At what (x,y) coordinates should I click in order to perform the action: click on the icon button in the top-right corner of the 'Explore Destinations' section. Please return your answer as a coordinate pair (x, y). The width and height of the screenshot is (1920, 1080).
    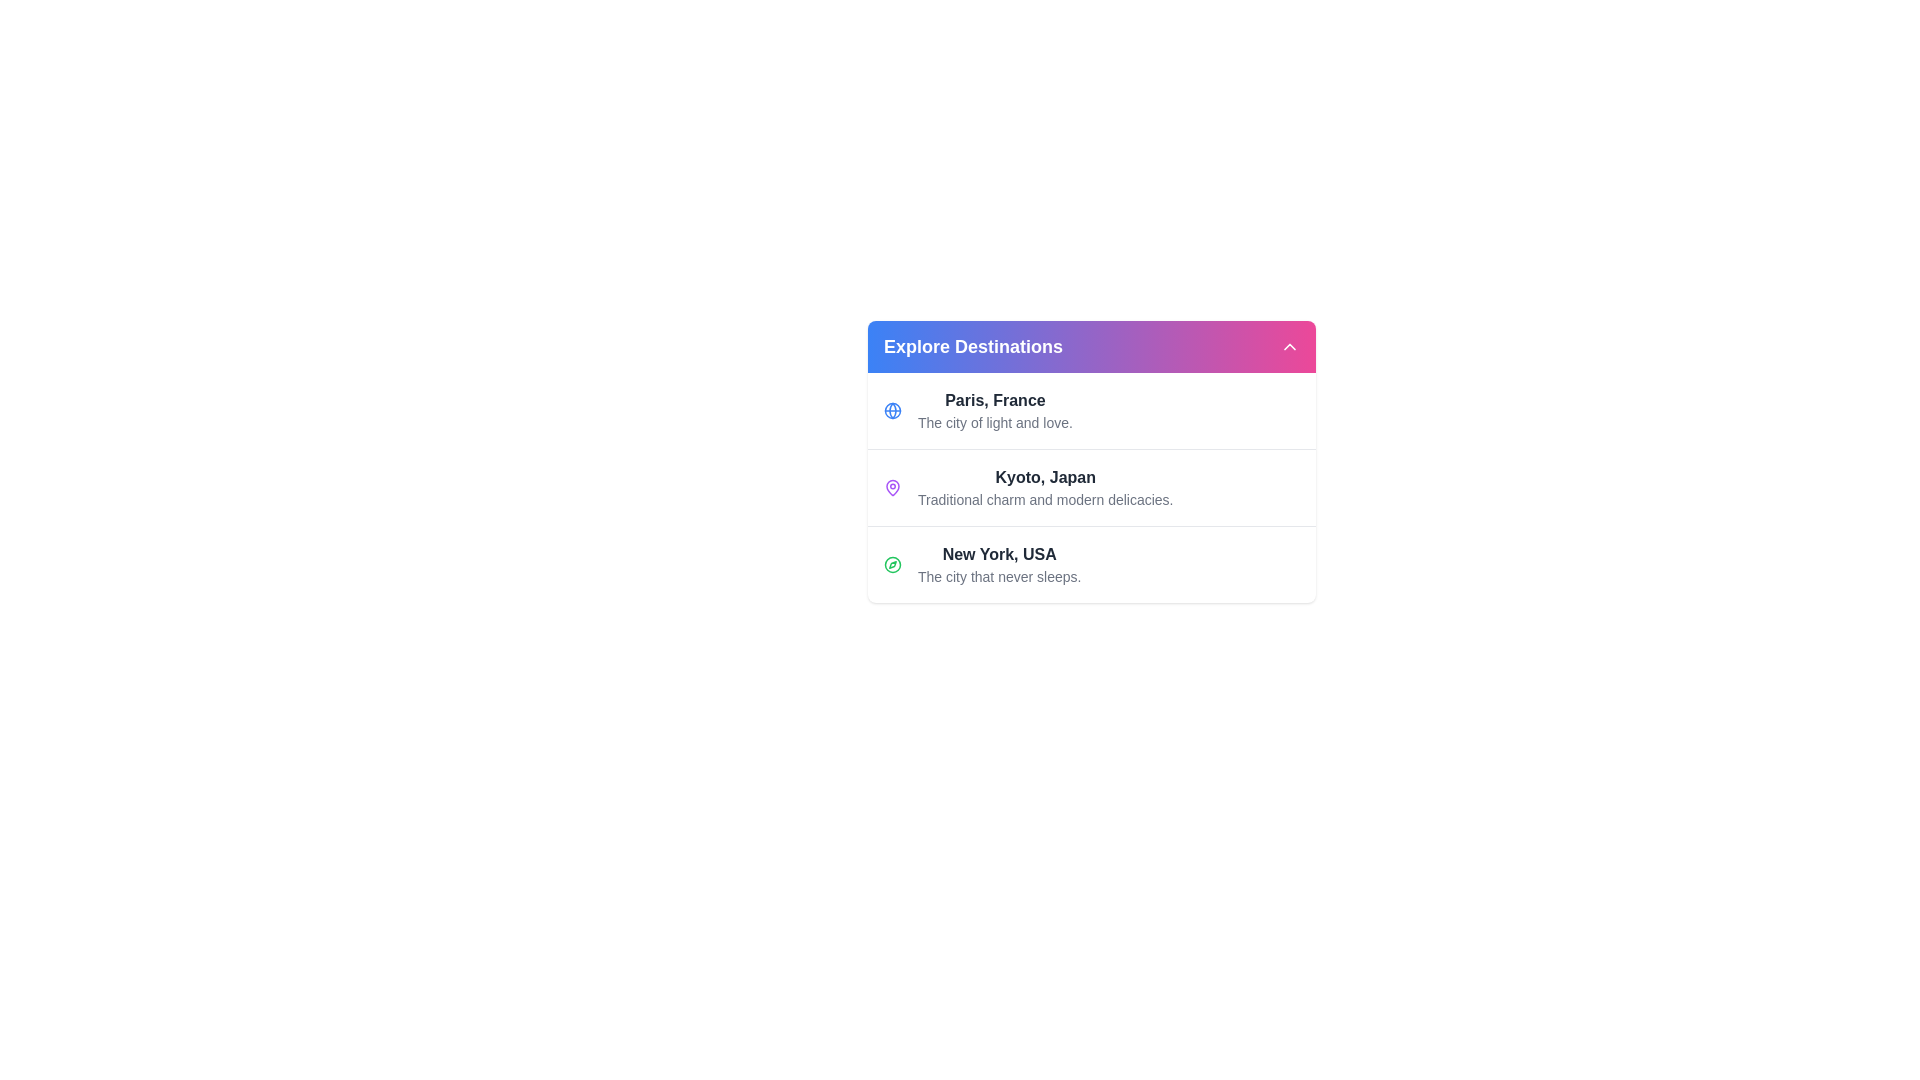
    Looking at the image, I should click on (1290, 346).